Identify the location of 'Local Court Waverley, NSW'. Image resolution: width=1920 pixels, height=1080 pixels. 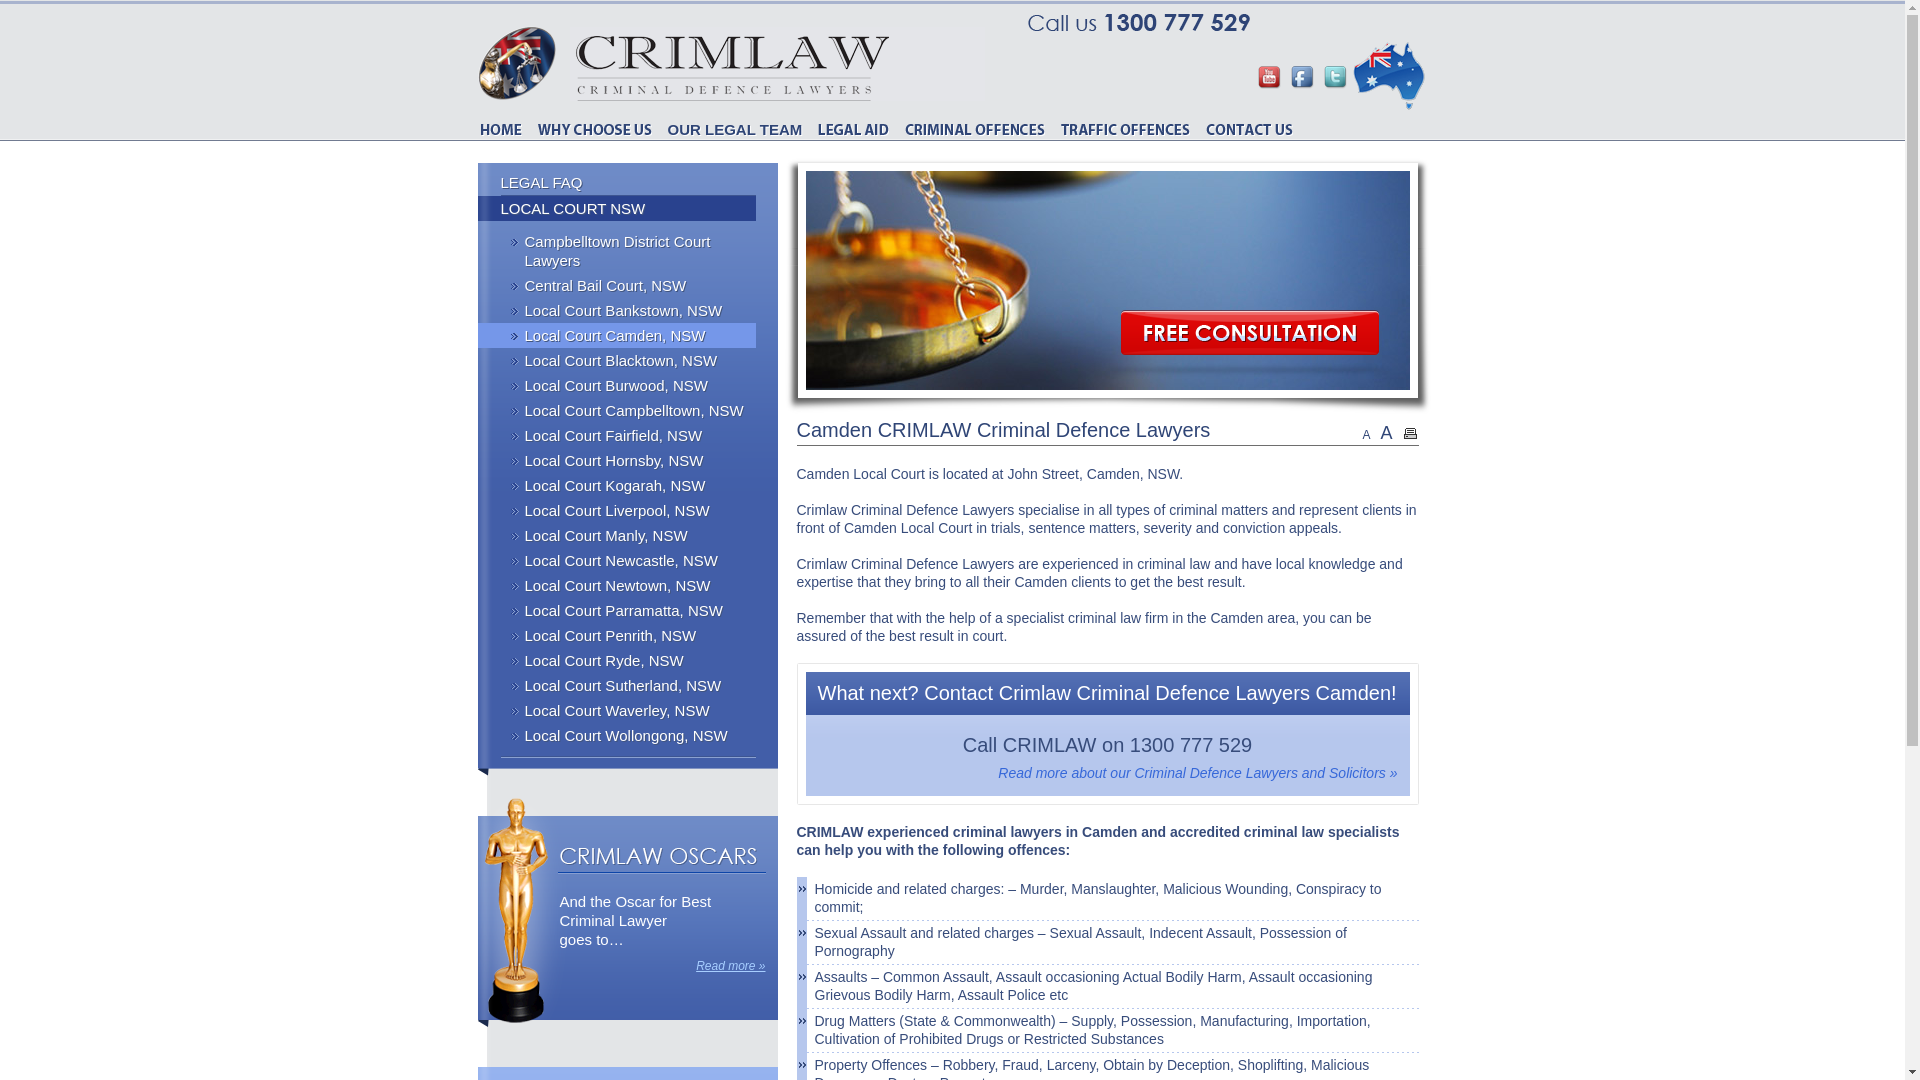
(616, 709).